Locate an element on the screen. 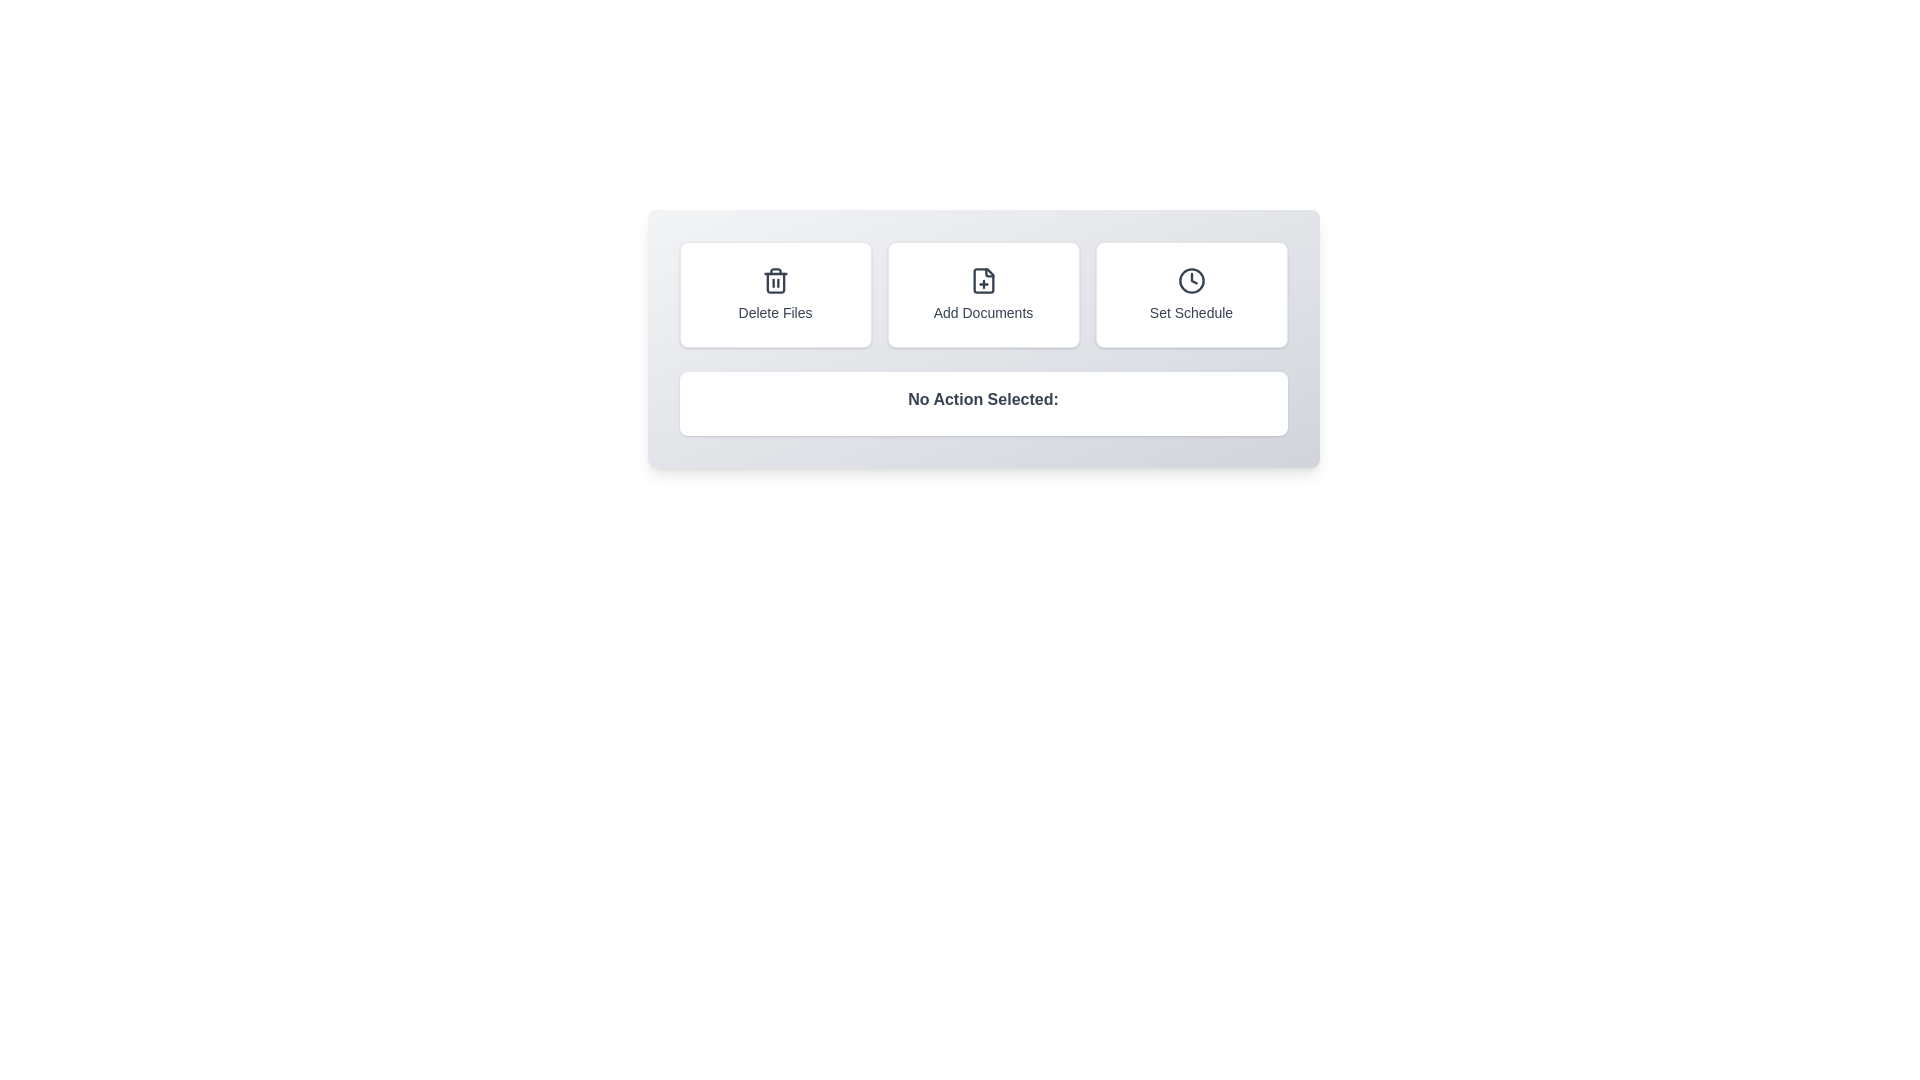 The height and width of the screenshot is (1080, 1920). the trash can icon located above the 'Delete Files' label within the white, bordered panel is located at coordinates (774, 281).